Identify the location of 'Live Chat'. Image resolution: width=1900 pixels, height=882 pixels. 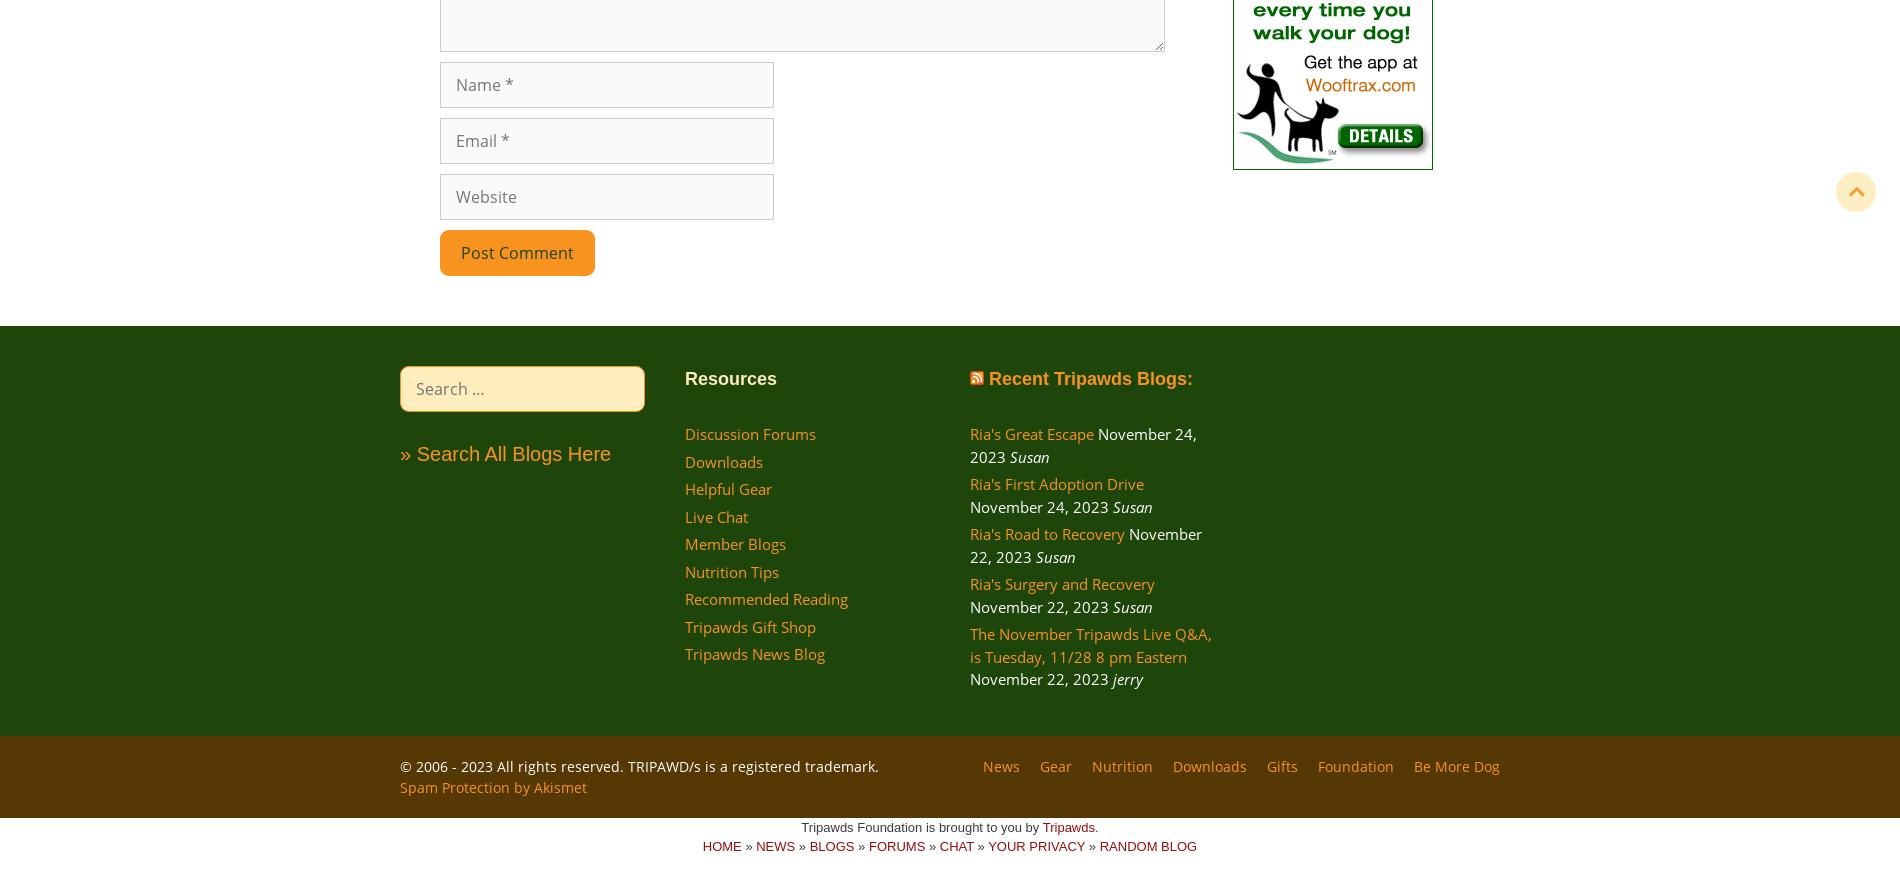
(715, 515).